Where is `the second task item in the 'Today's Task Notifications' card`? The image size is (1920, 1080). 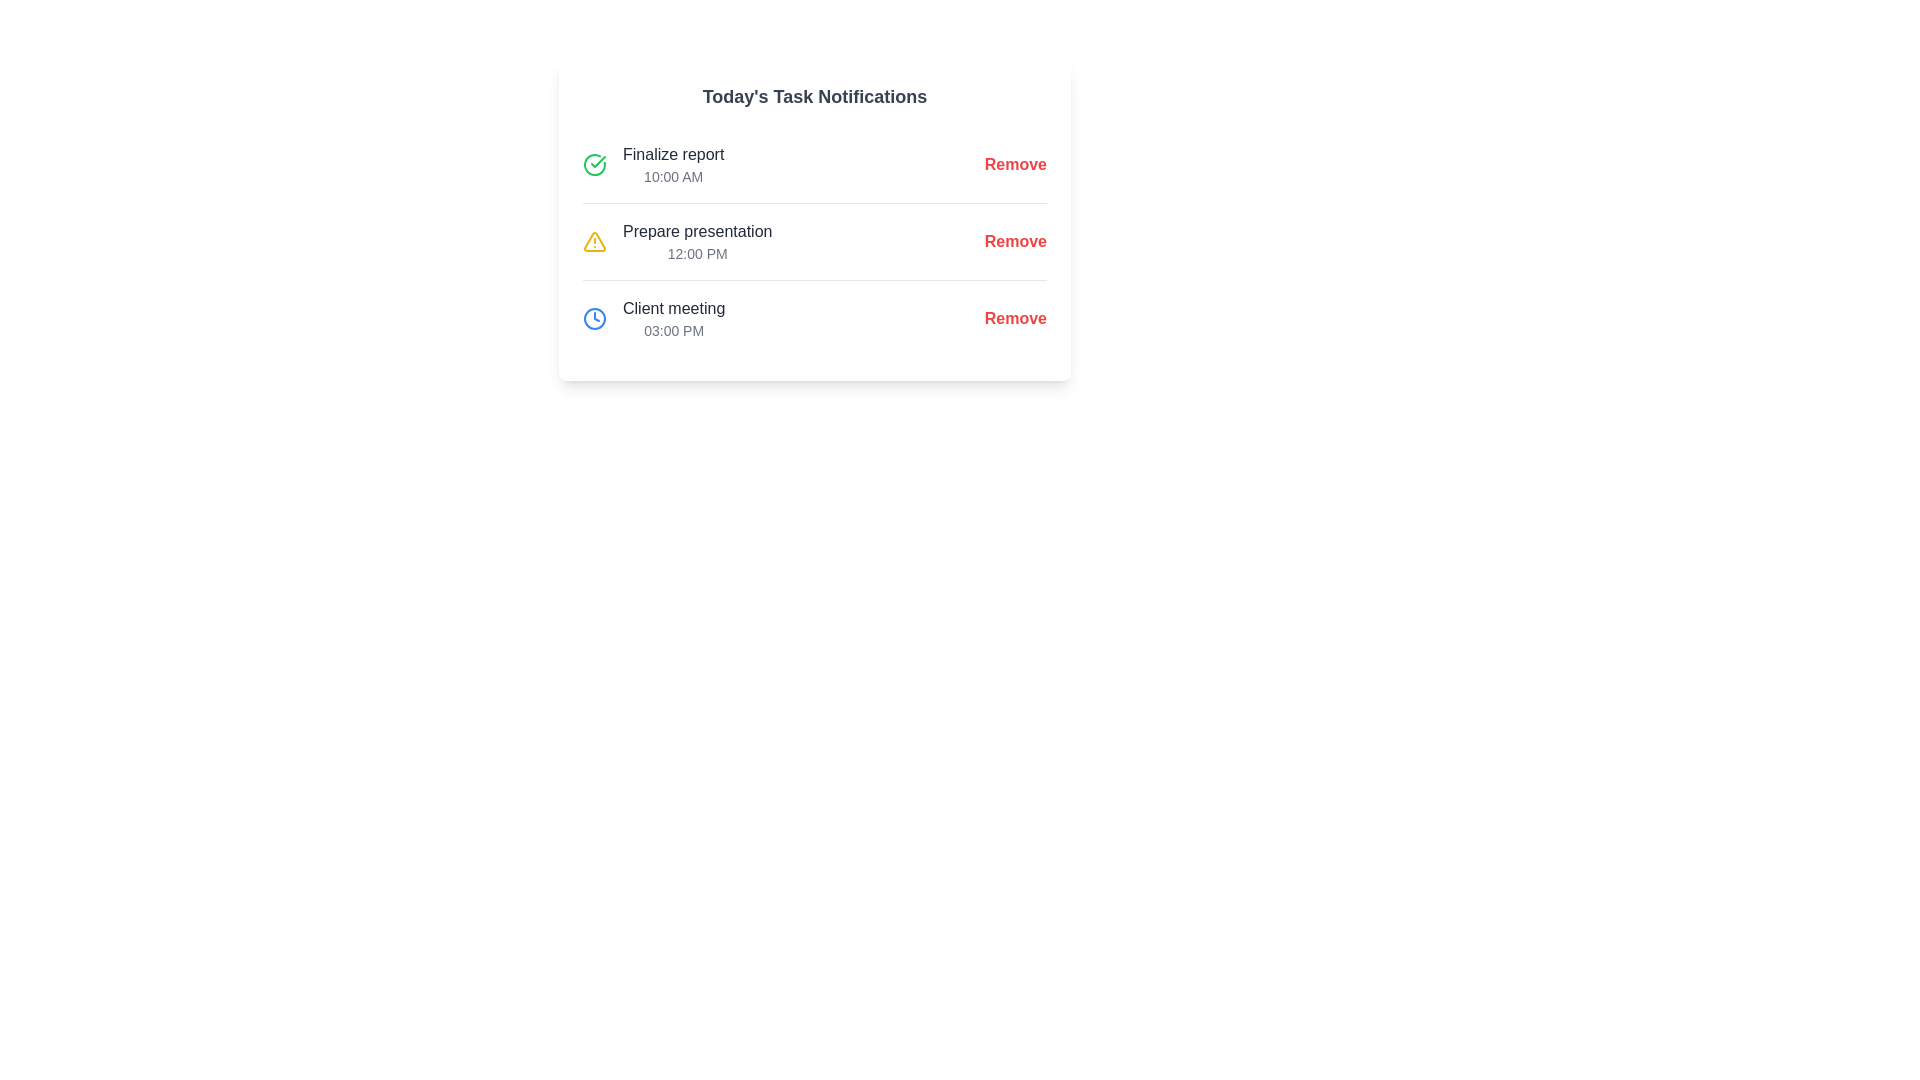 the second task item in the 'Today's Task Notifications' card is located at coordinates (815, 219).